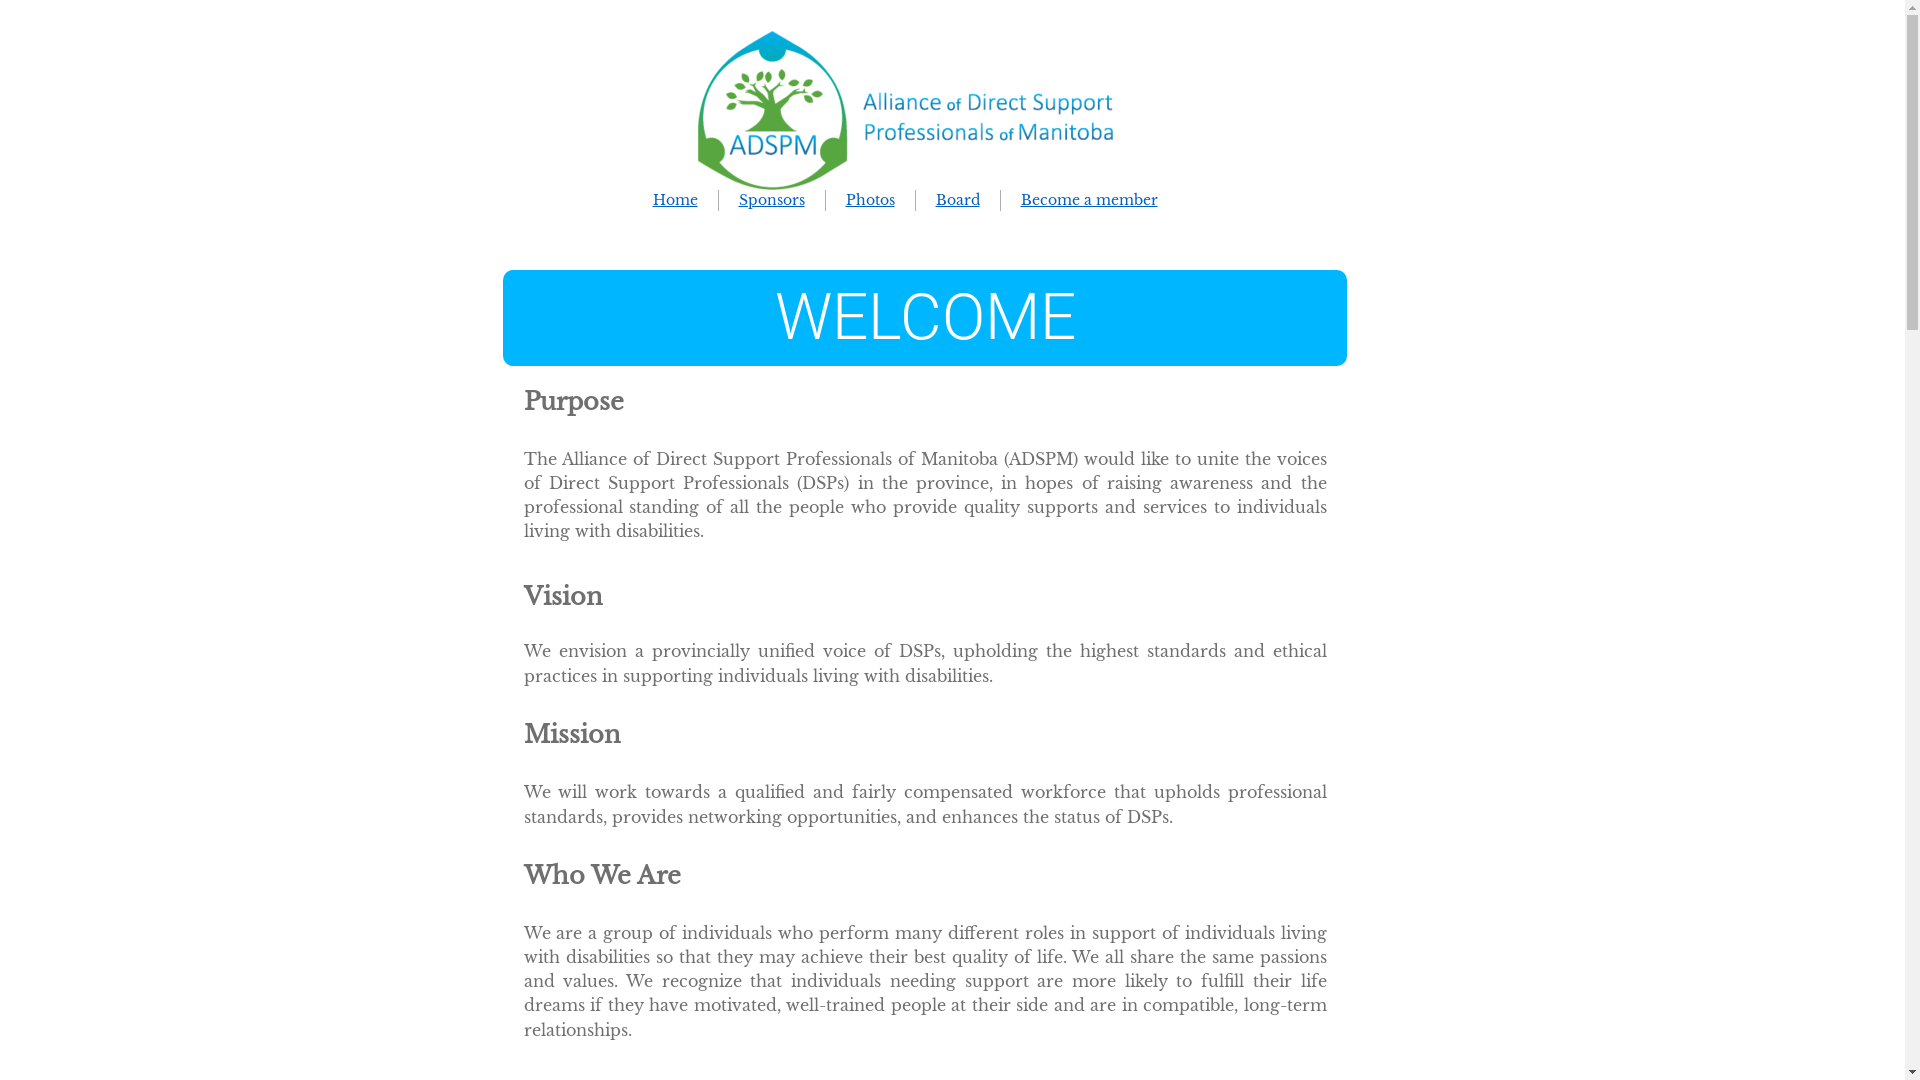 This screenshot has width=1920, height=1080. What do you see at coordinates (1087, 200) in the screenshot?
I see `'Become a member'` at bounding box center [1087, 200].